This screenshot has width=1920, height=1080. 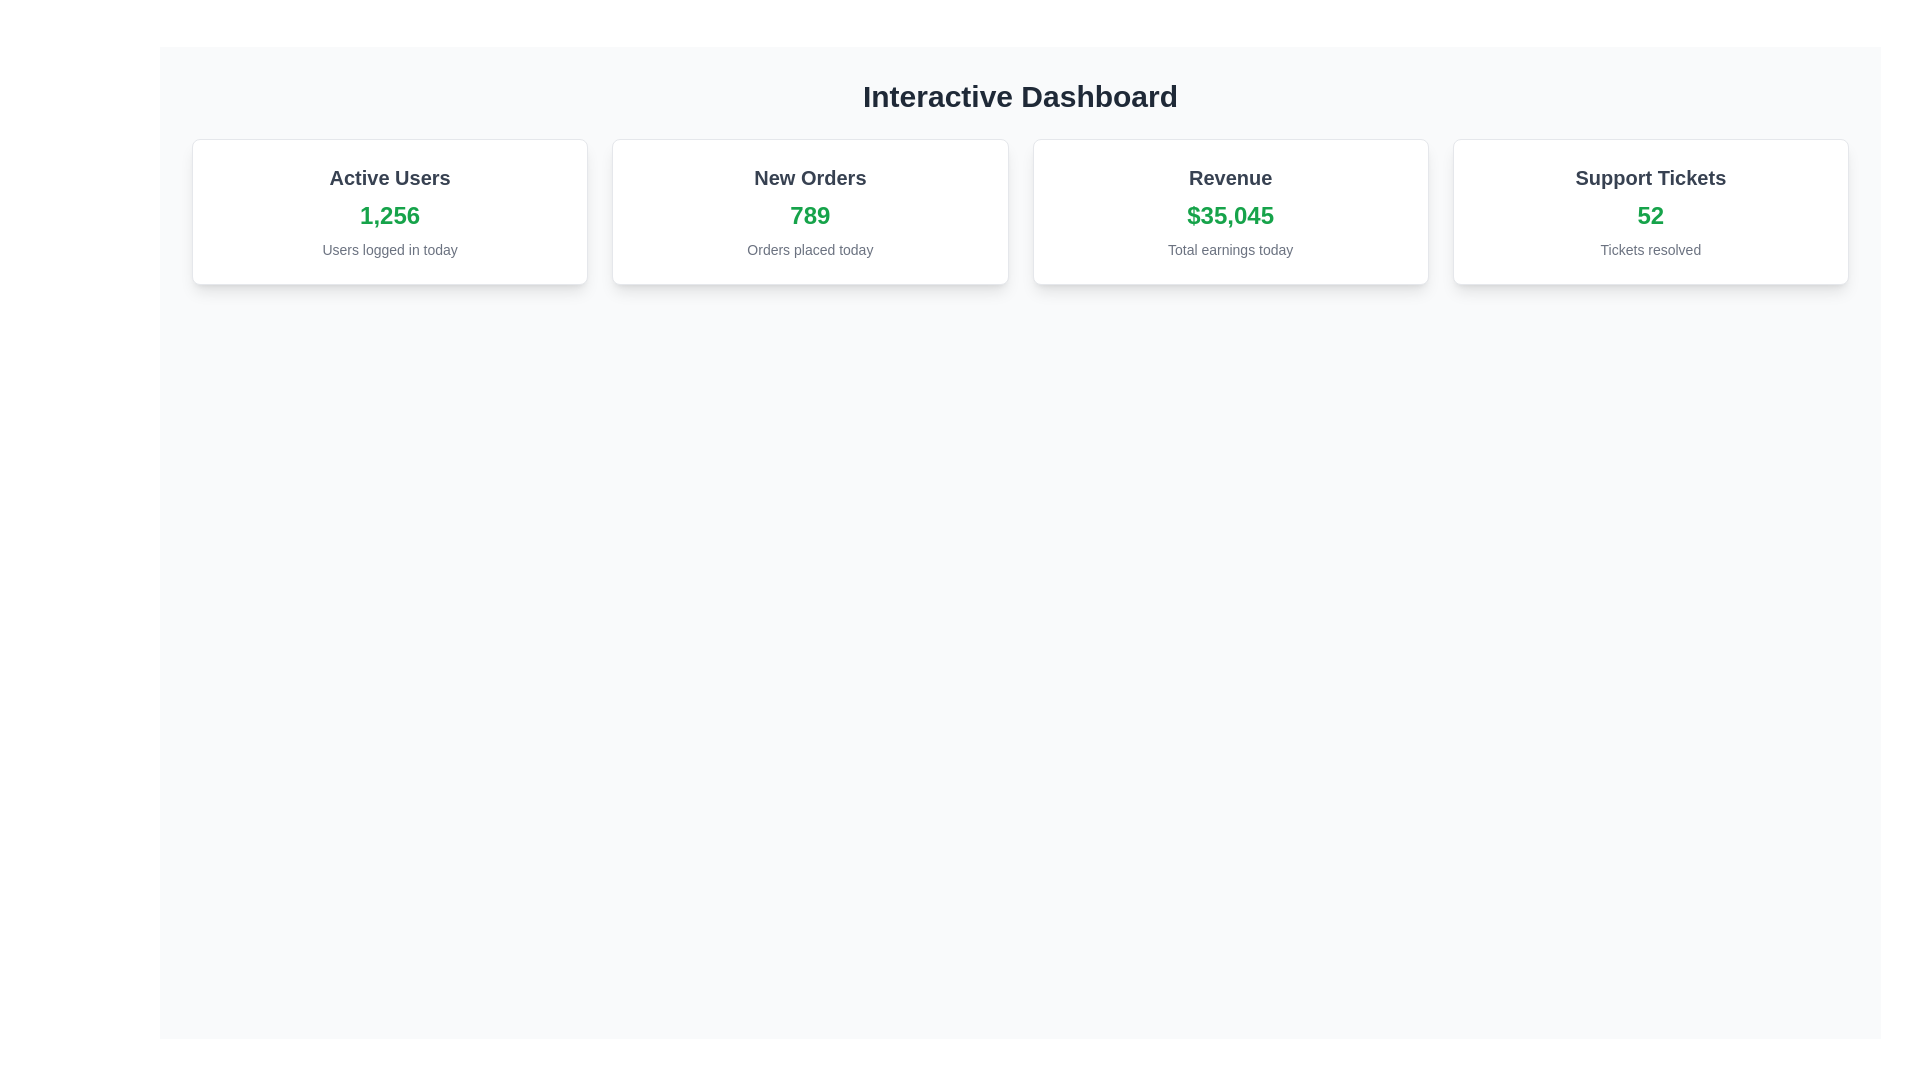 What do you see at coordinates (390, 176) in the screenshot?
I see `the 'Active Users' label, which is displayed in bold, large sans-serif font at the top of the user activity card` at bounding box center [390, 176].